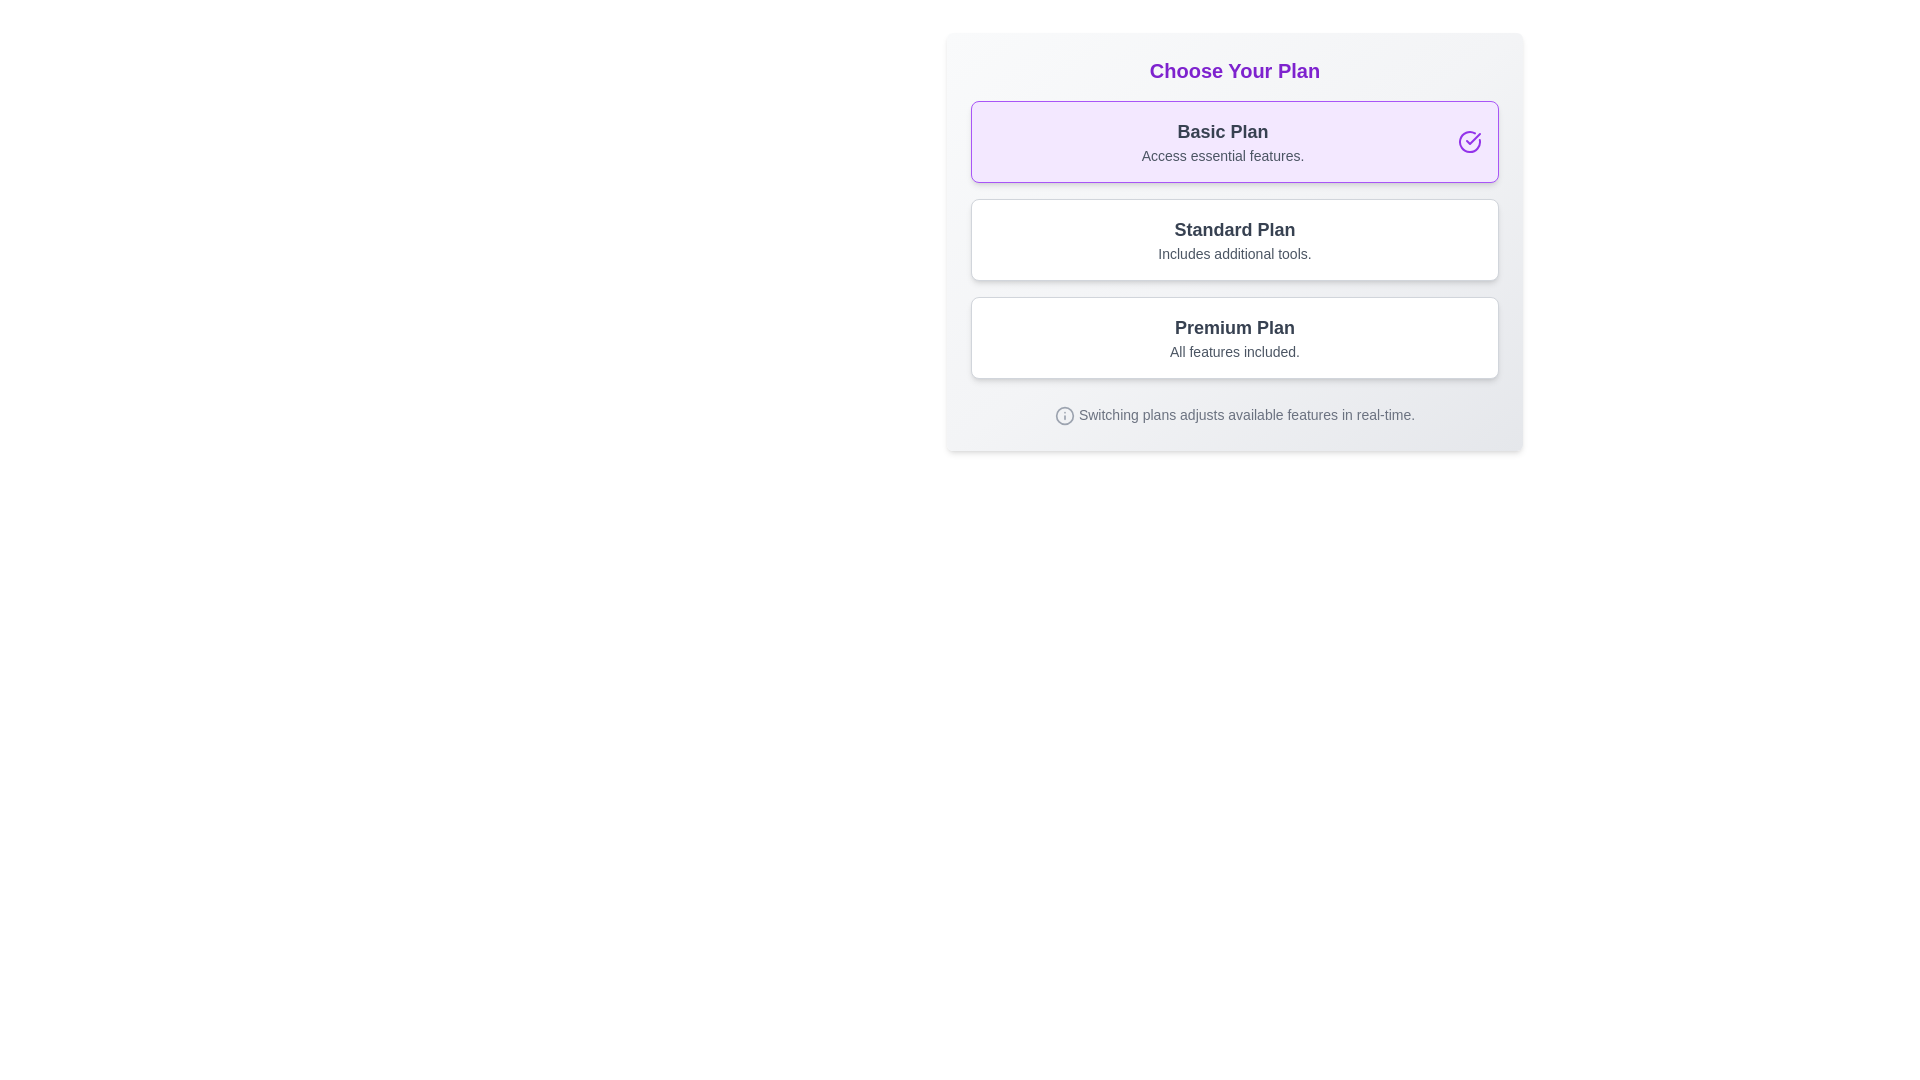 Image resolution: width=1920 pixels, height=1080 pixels. I want to click on the circular information icon at the beginning of the 'Choose Your Plan' section, so click(1063, 414).